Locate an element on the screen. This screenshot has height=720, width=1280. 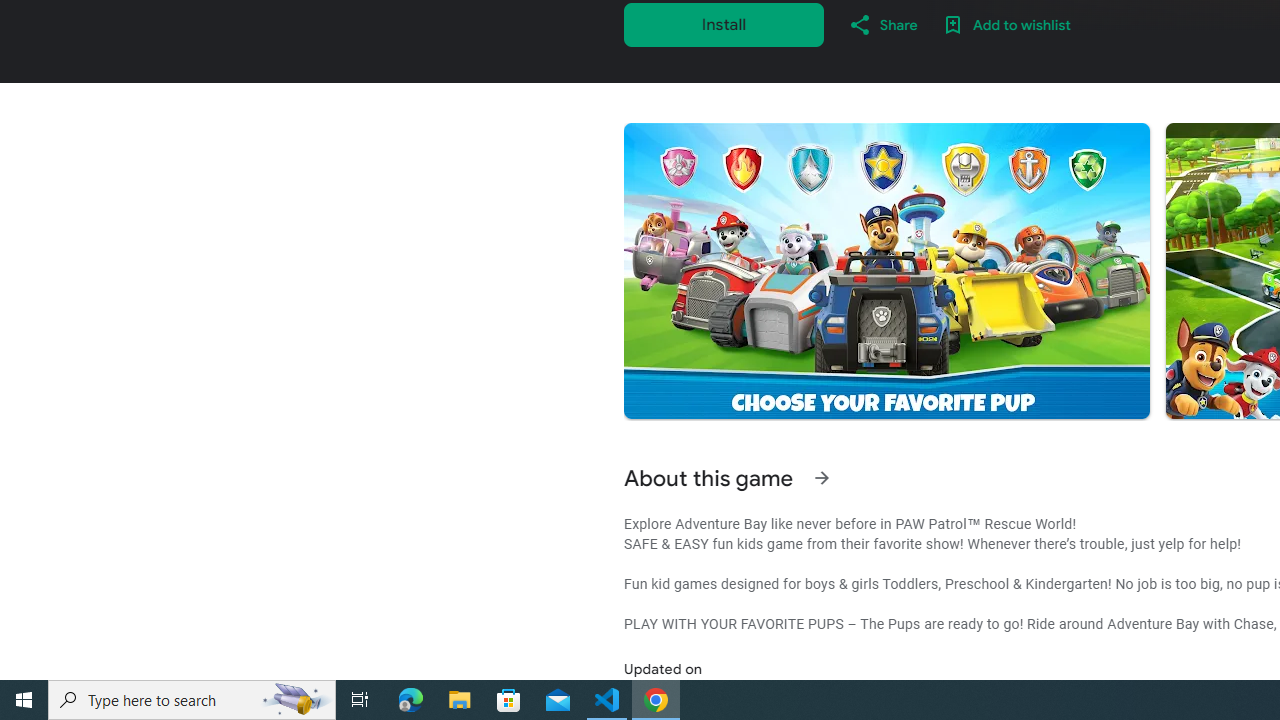
'Share' is located at coordinates (880, 24).